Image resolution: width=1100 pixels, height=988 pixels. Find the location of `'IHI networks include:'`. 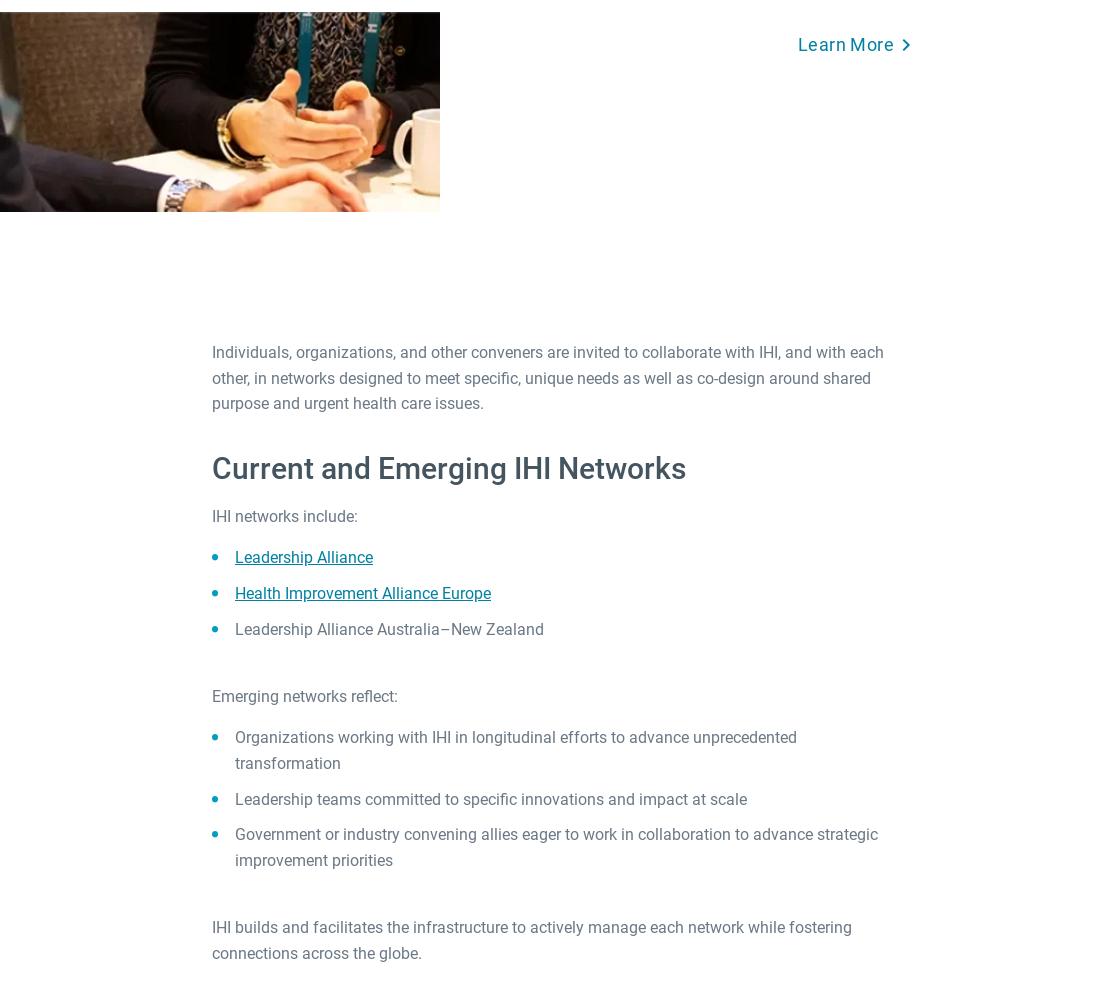

'IHI networks include:' is located at coordinates (285, 514).